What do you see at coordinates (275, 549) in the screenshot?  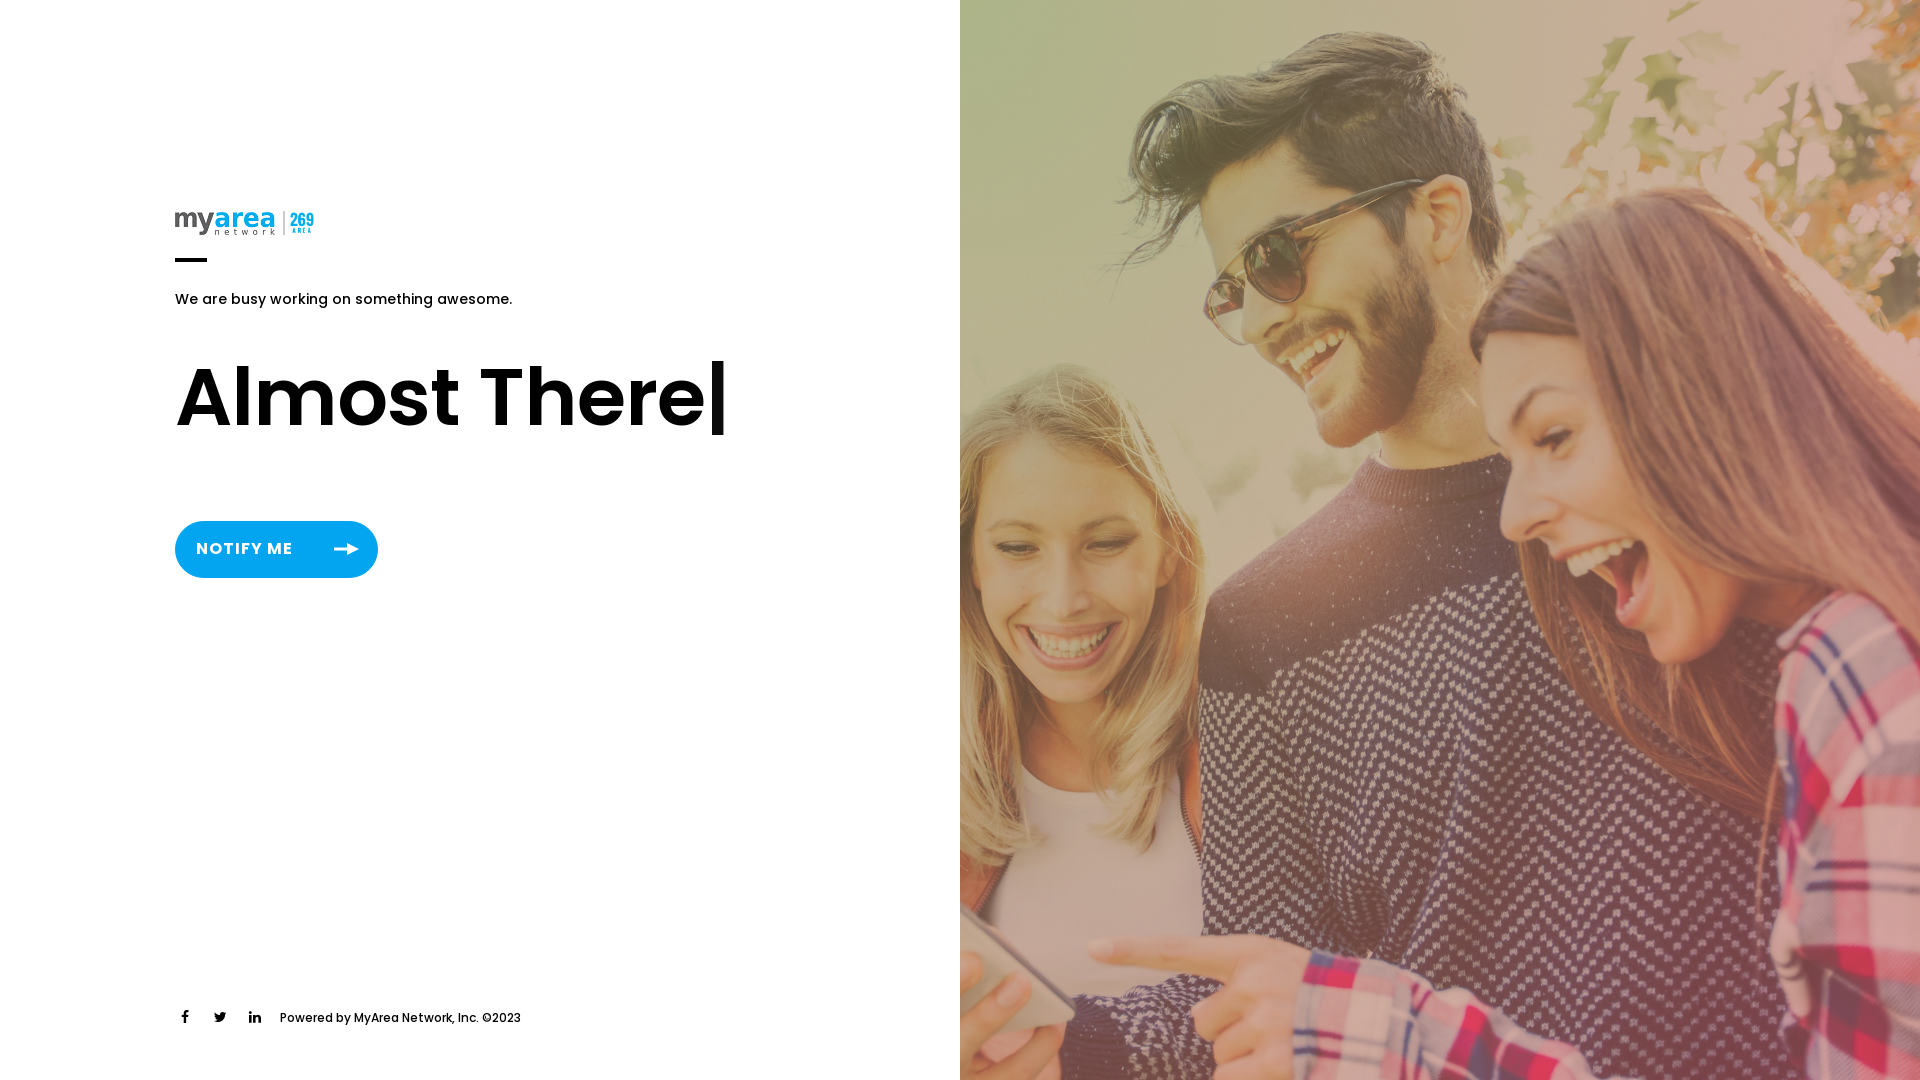 I see `'NOTIFY ME'` at bounding box center [275, 549].